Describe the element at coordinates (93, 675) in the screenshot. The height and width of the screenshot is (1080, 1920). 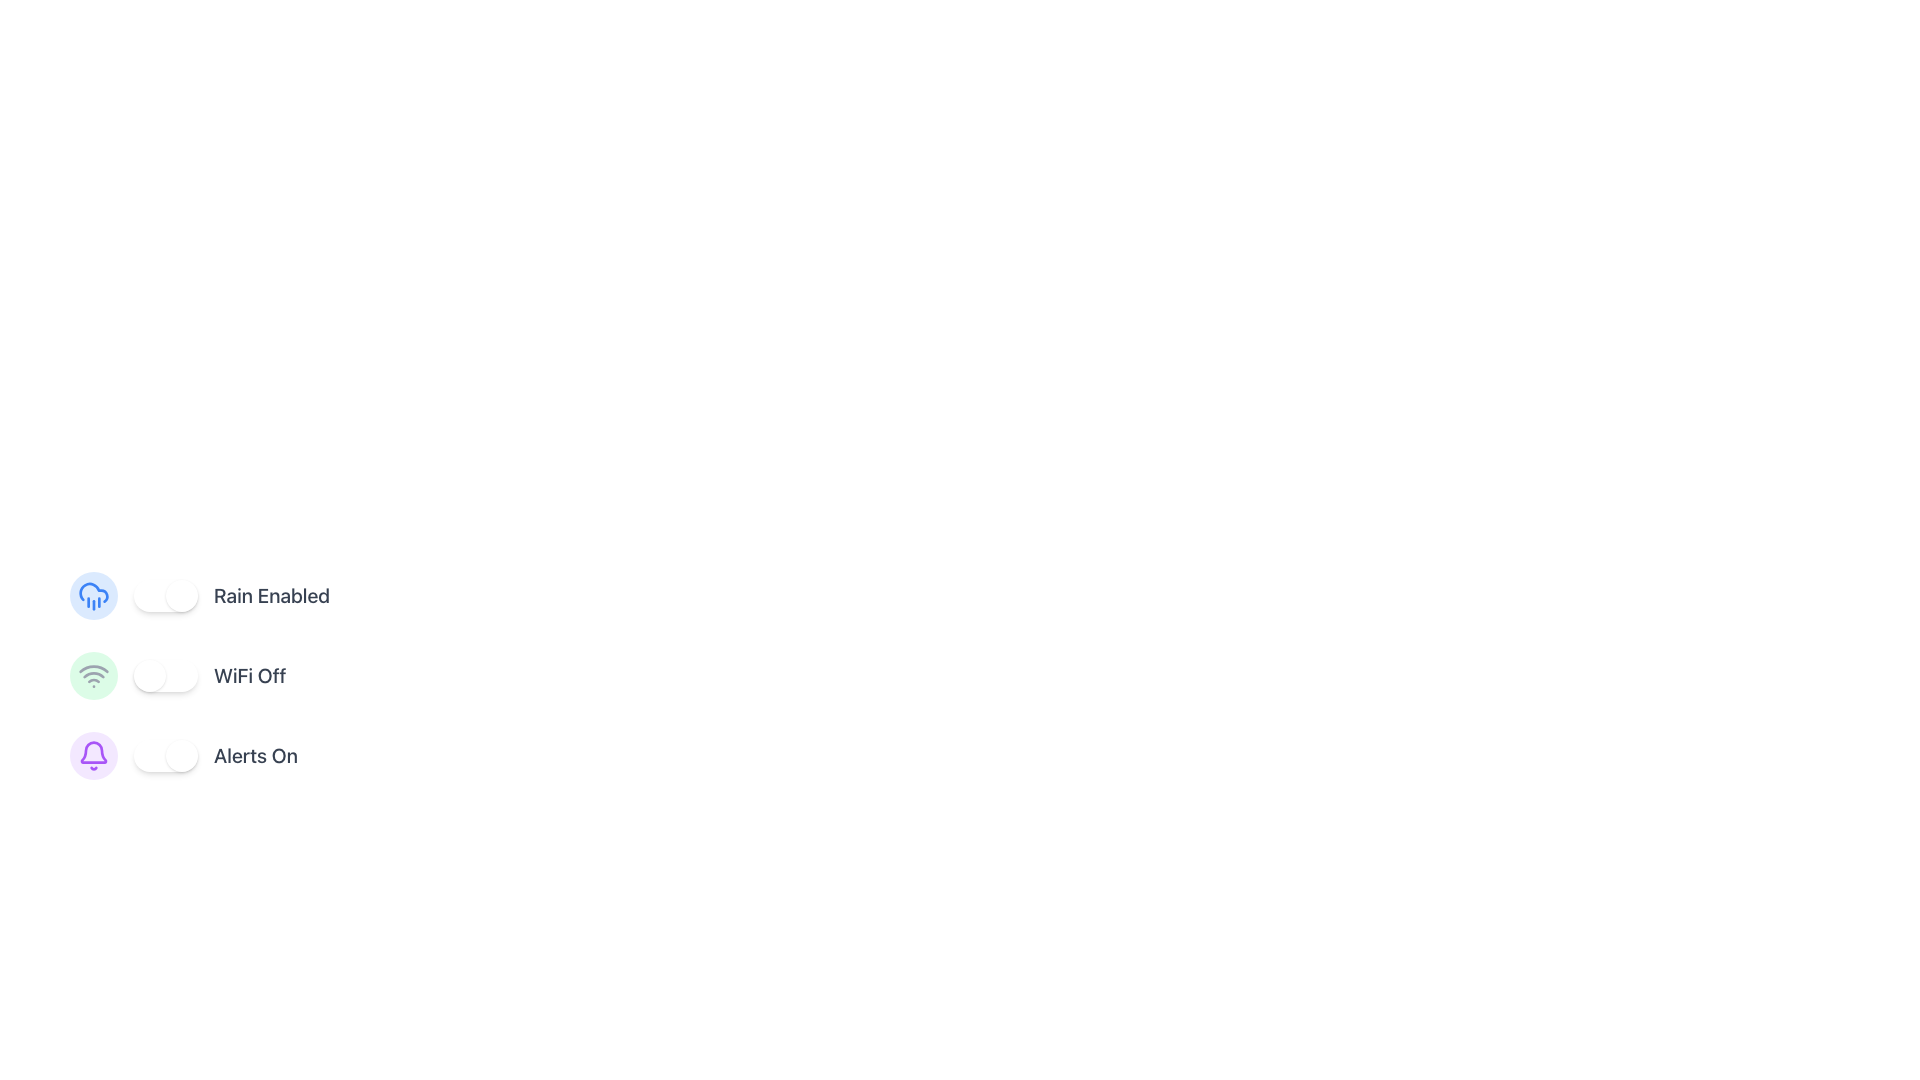
I see `the Wi-Fi icon located to the left of the 'WiFi Off' label and adjacent to the toggle switch` at that location.